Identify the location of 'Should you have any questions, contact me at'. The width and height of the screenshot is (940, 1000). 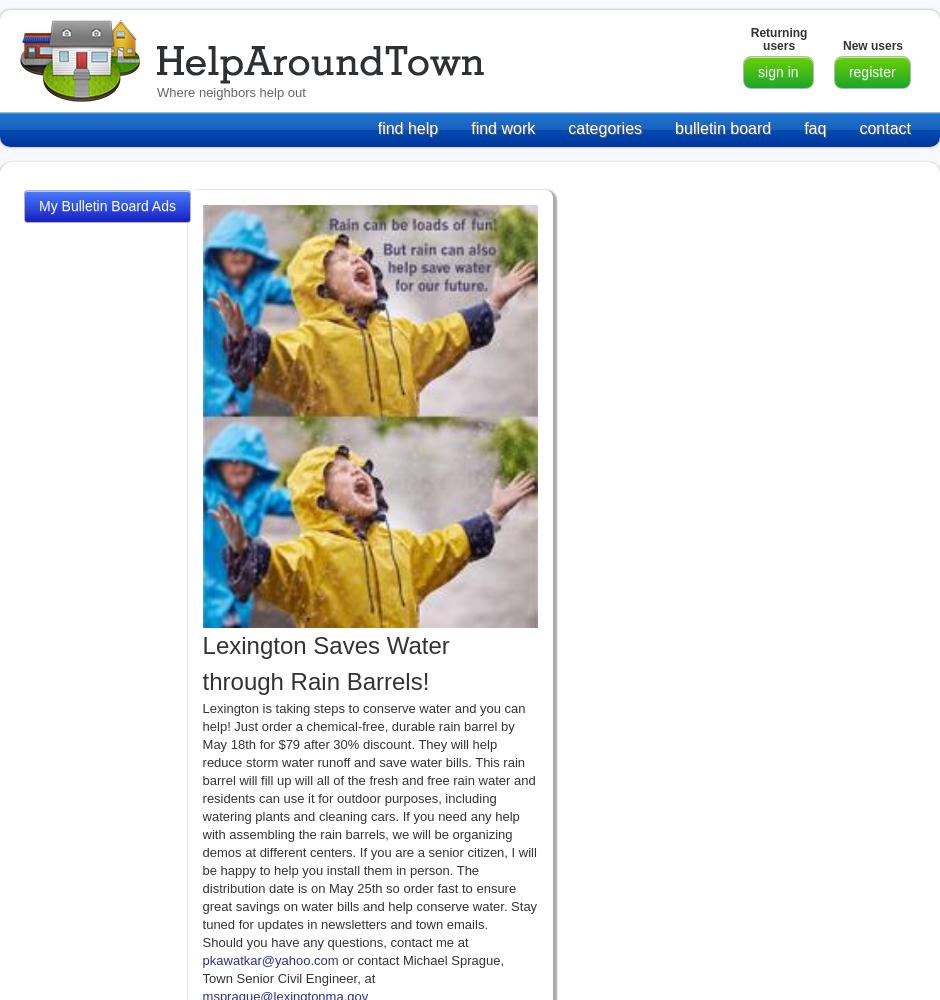
(335, 940).